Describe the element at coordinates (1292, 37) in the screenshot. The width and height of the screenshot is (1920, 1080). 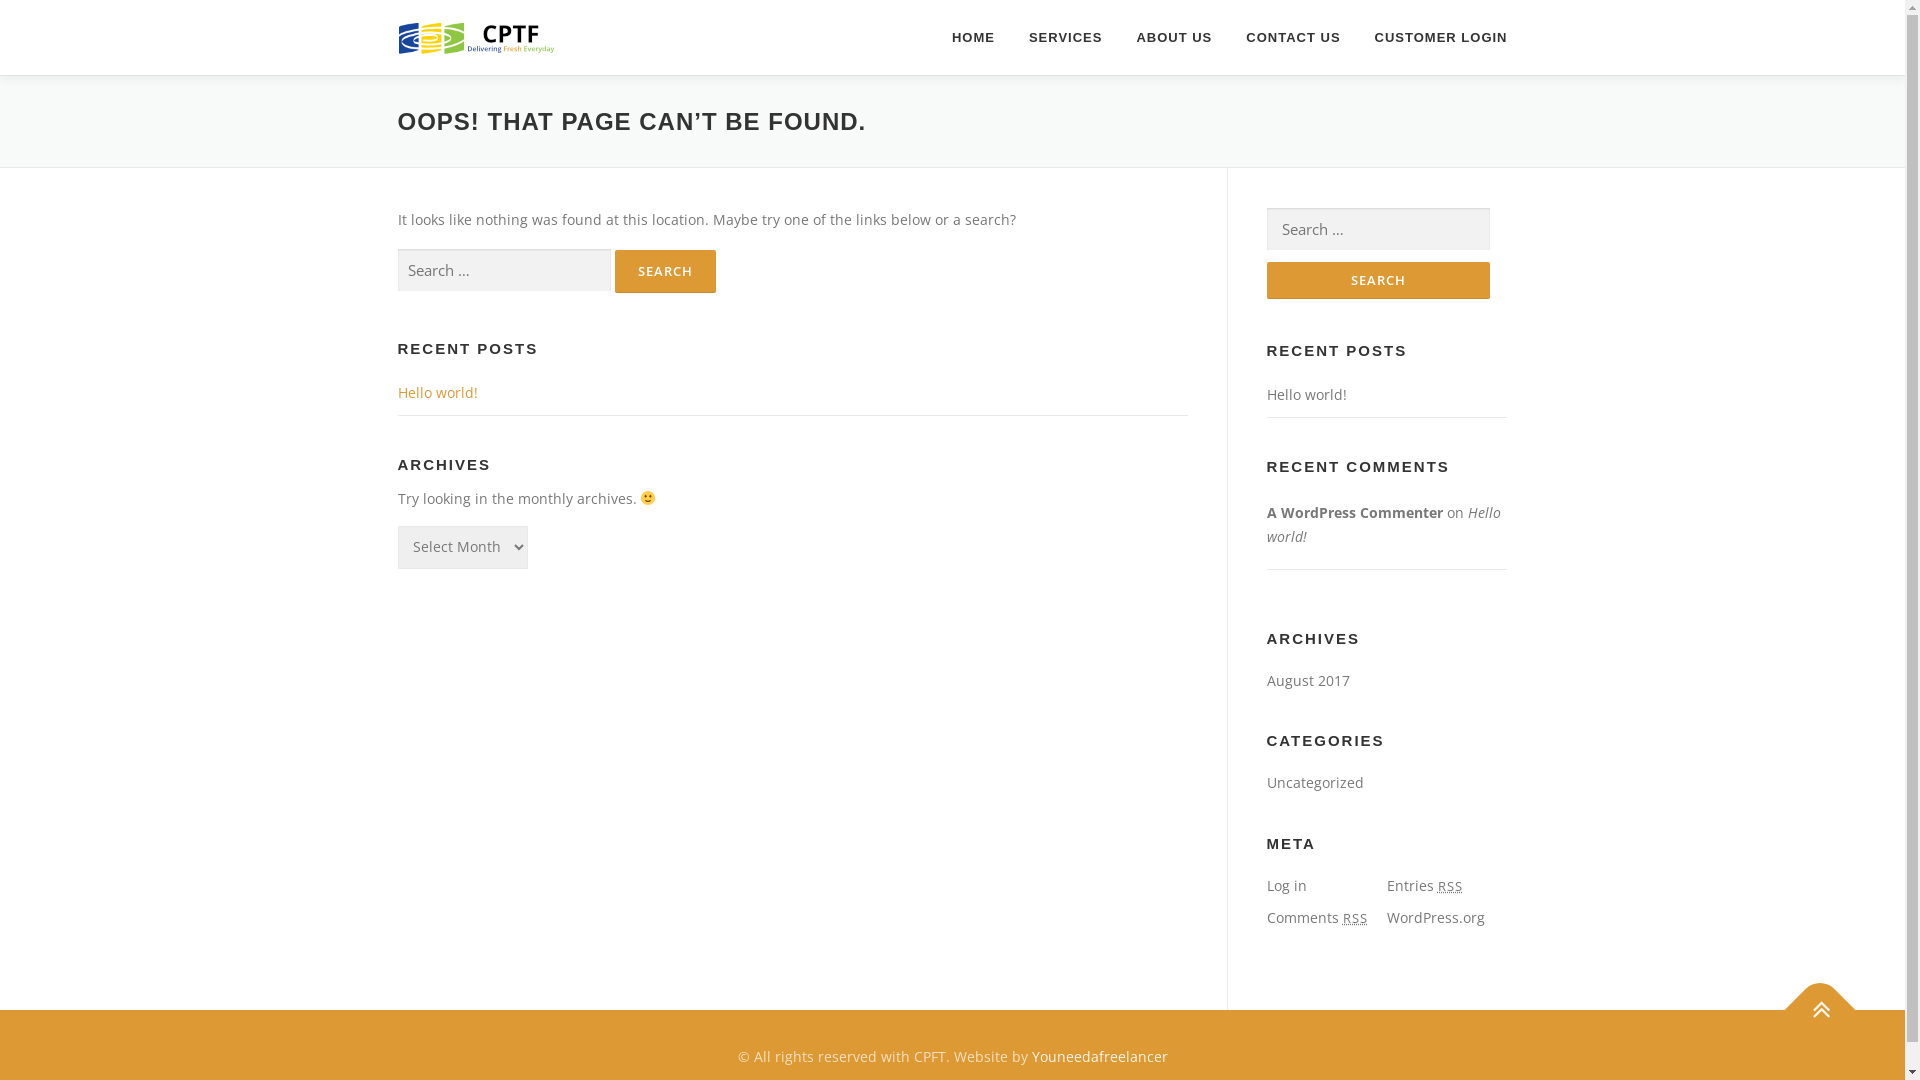
I see `'CONTACT US'` at that location.